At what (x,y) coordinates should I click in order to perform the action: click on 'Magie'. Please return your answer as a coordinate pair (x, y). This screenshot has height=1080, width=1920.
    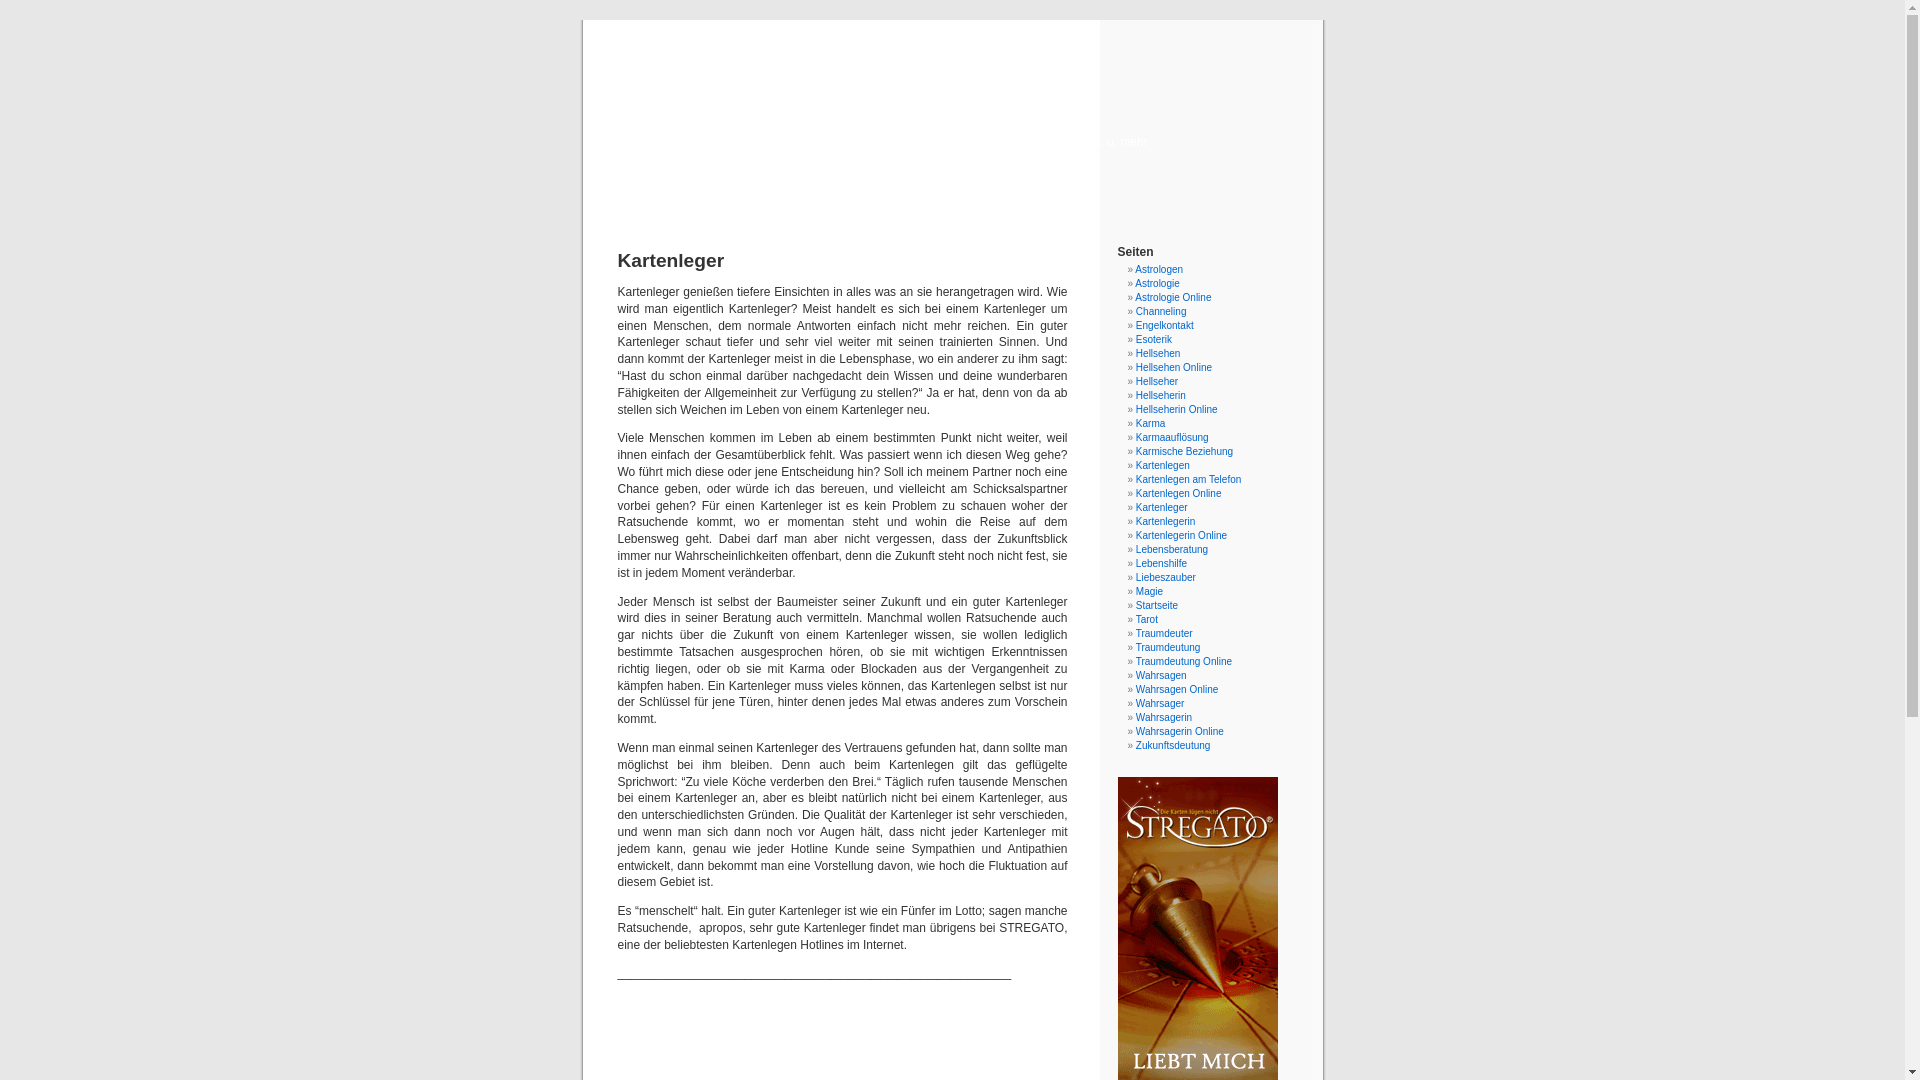
    Looking at the image, I should click on (1149, 590).